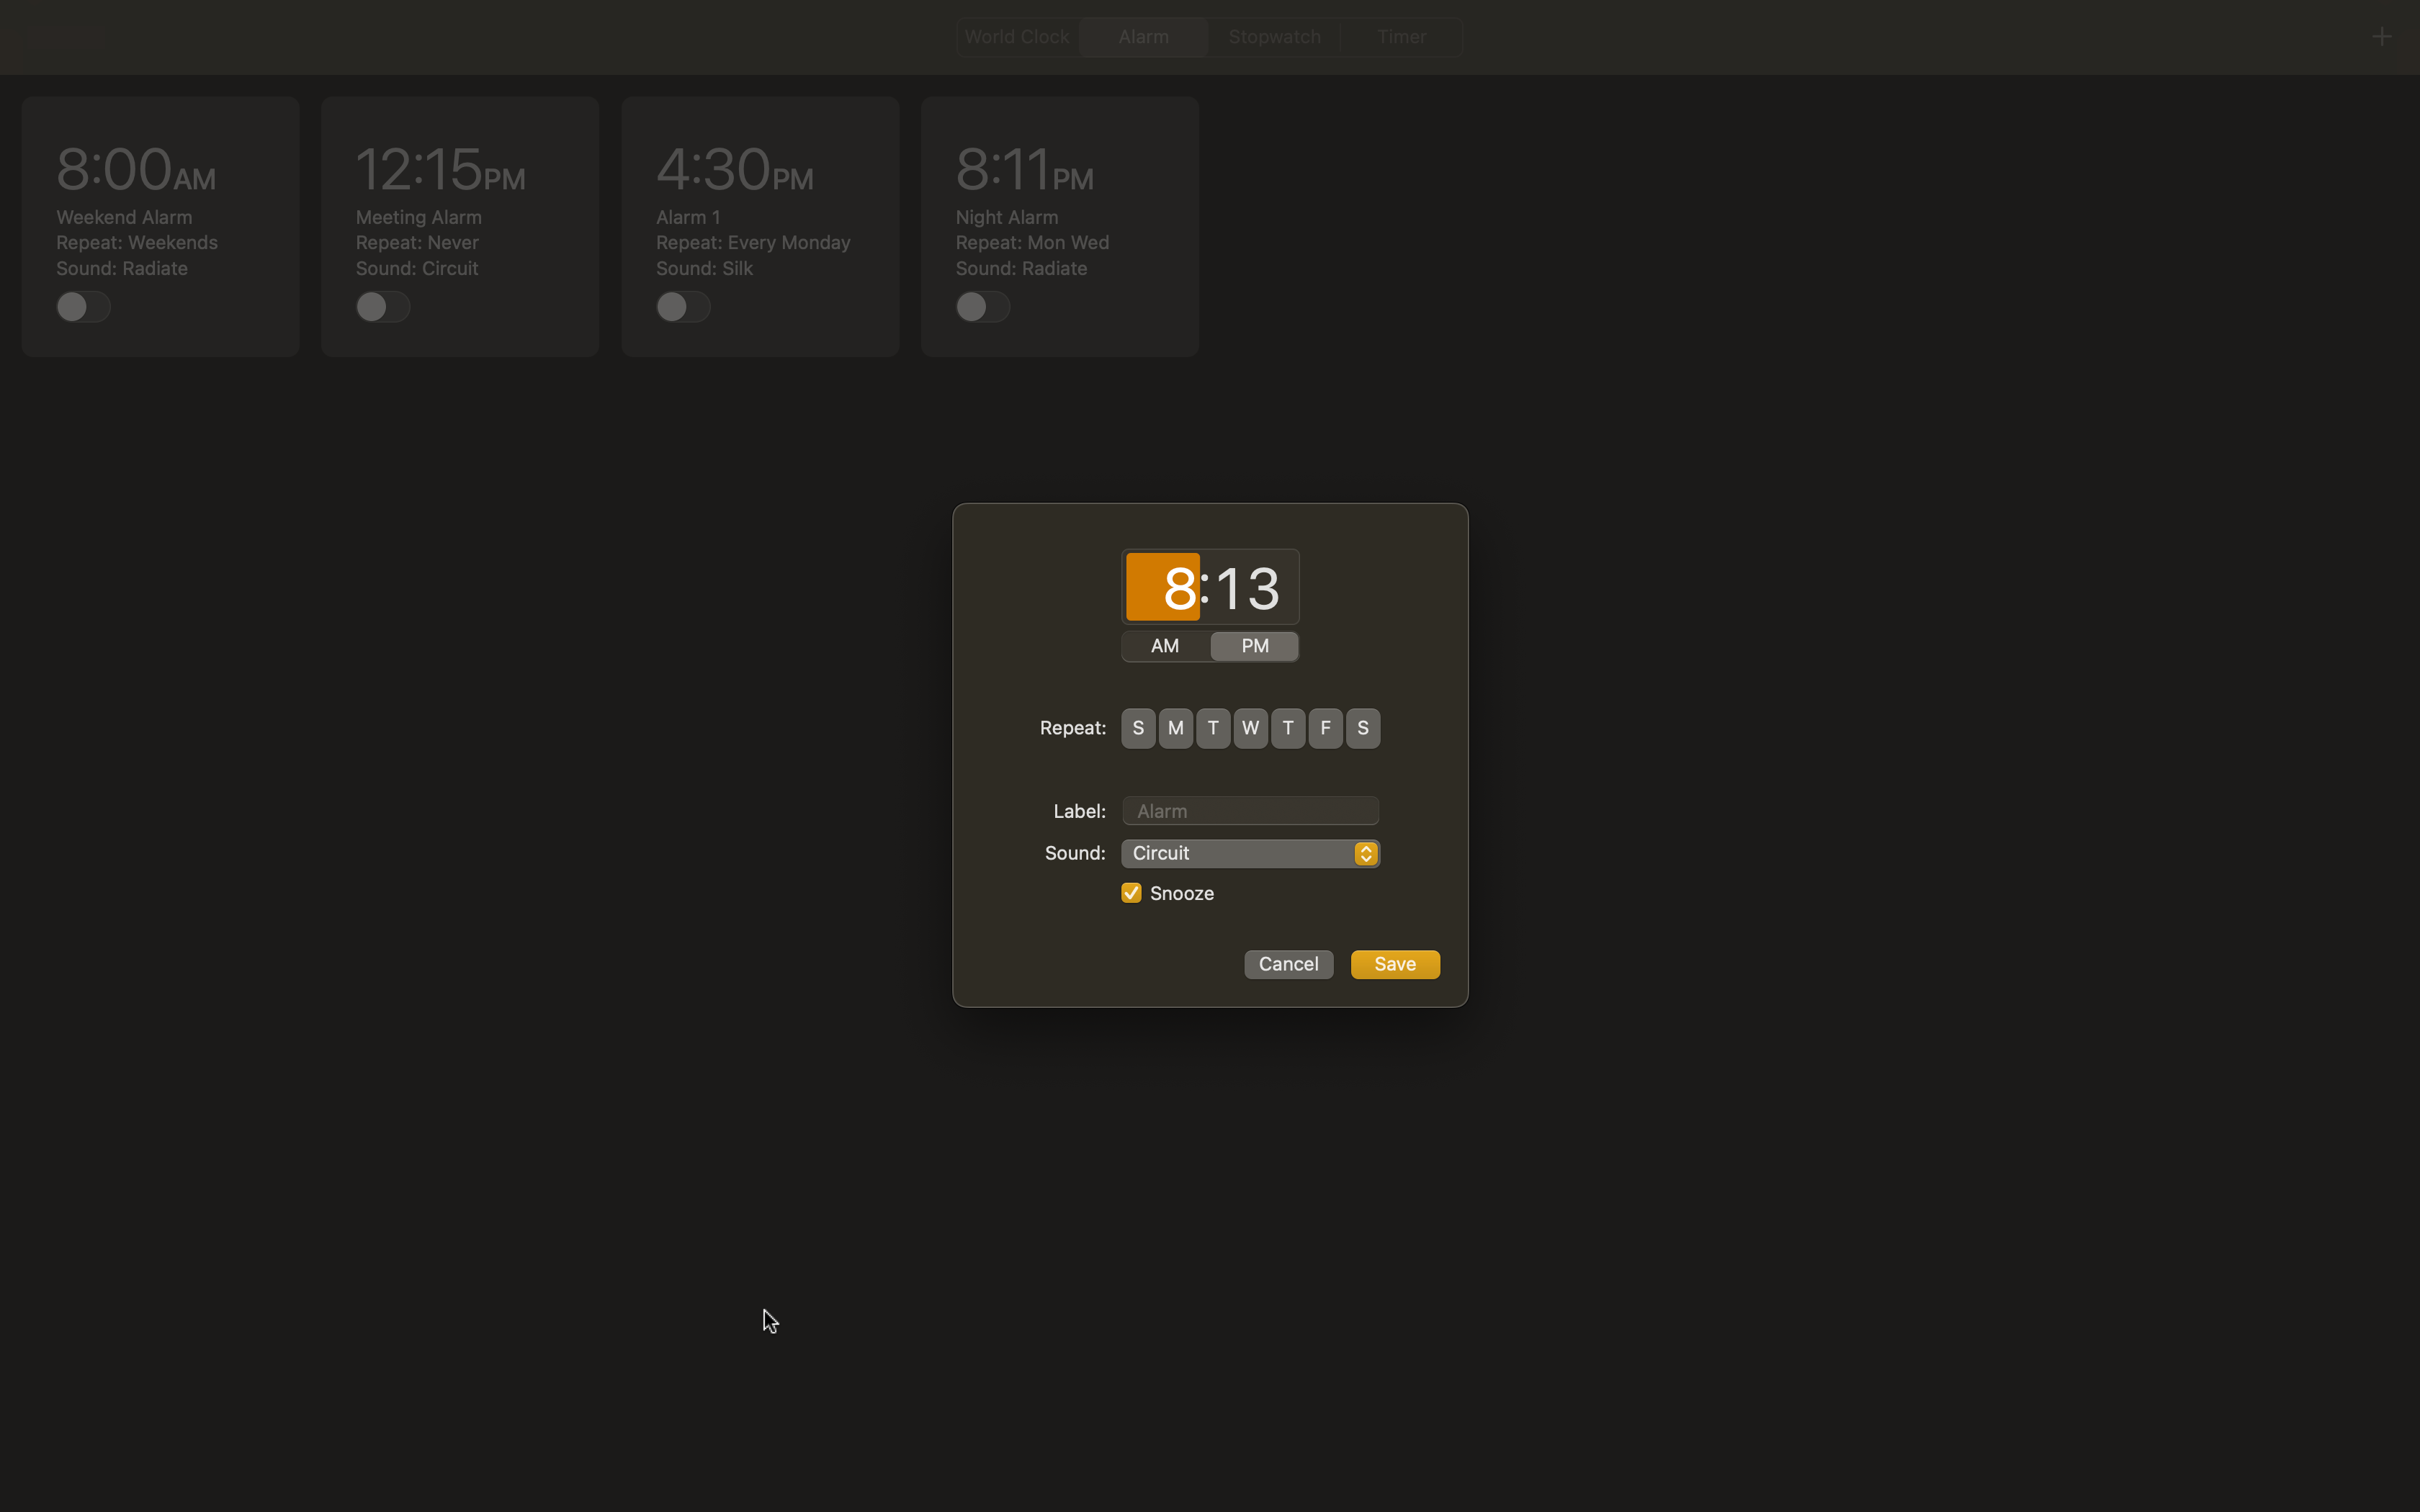 The width and height of the screenshot is (2420, 1512). What do you see at coordinates (1250, 807) in the screenshot?
I see `Assign the alarm name as "Important Meeting` at bounding box center [1250, 807].